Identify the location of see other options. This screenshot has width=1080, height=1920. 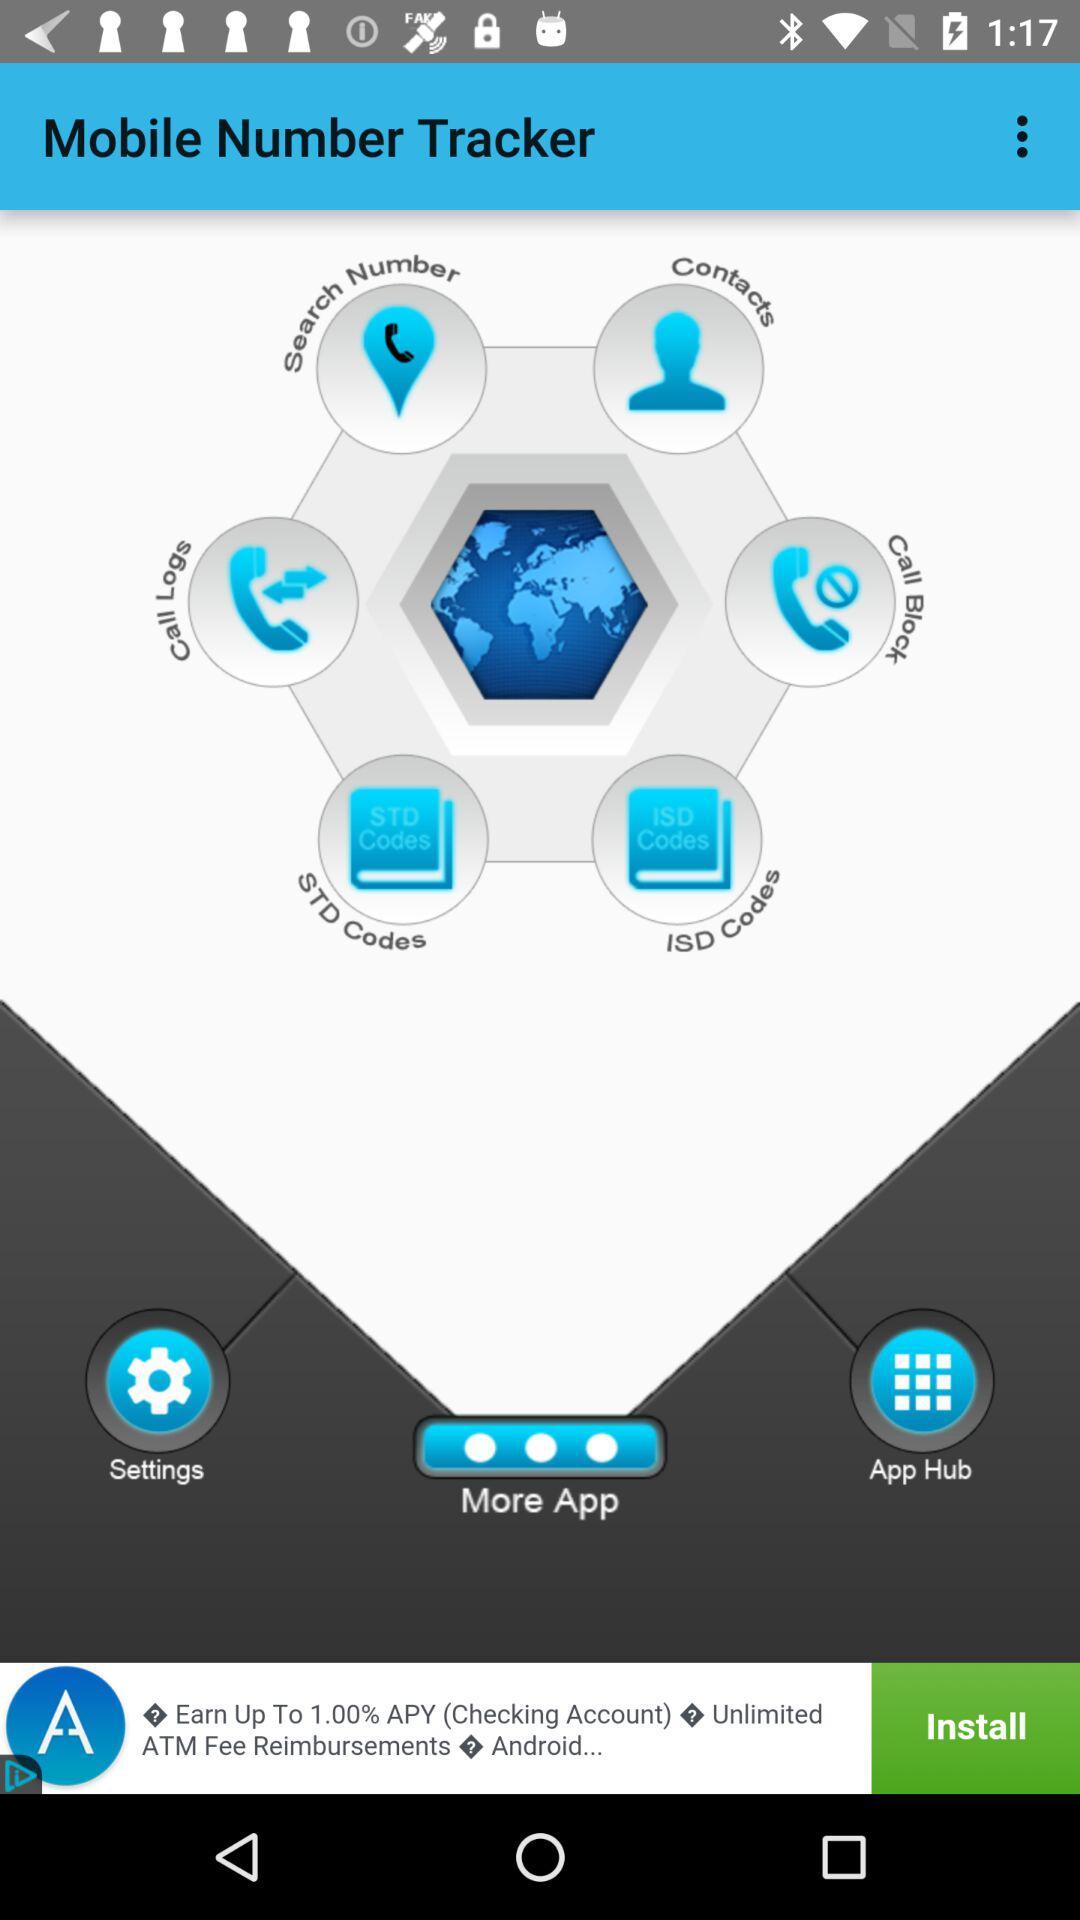
(922, 1394).